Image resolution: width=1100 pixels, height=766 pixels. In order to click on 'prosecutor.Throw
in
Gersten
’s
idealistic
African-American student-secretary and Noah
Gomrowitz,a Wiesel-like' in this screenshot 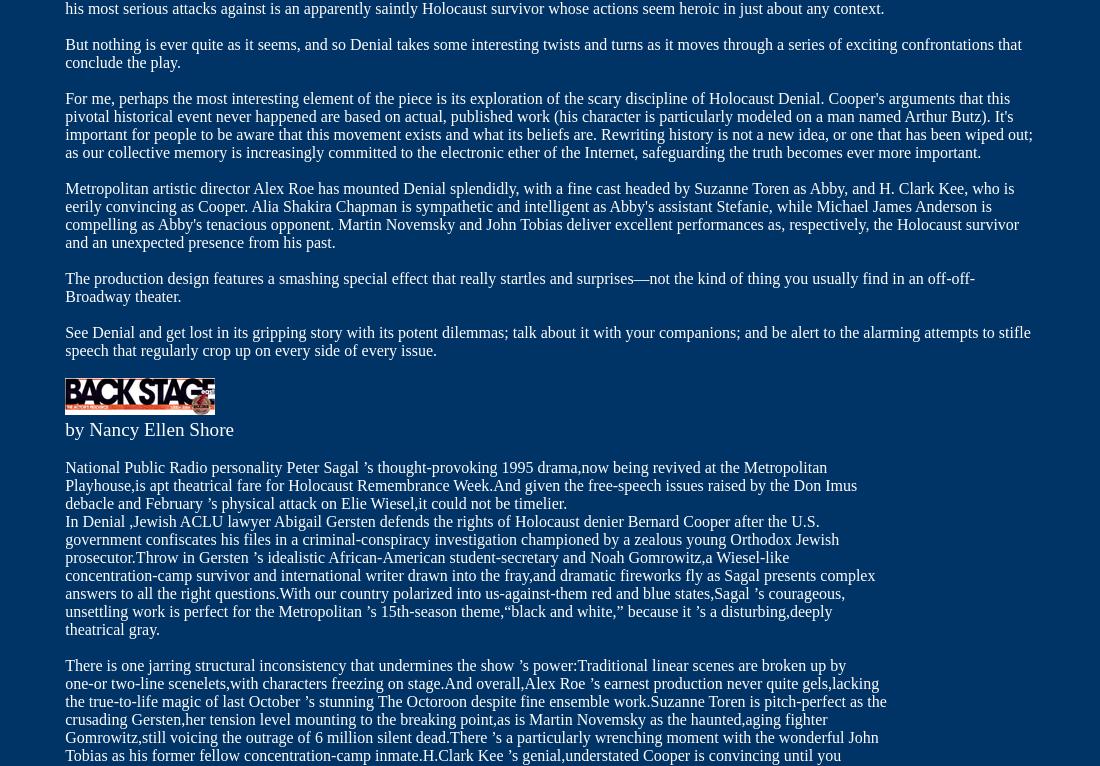, I will do `click(64, 556)`.